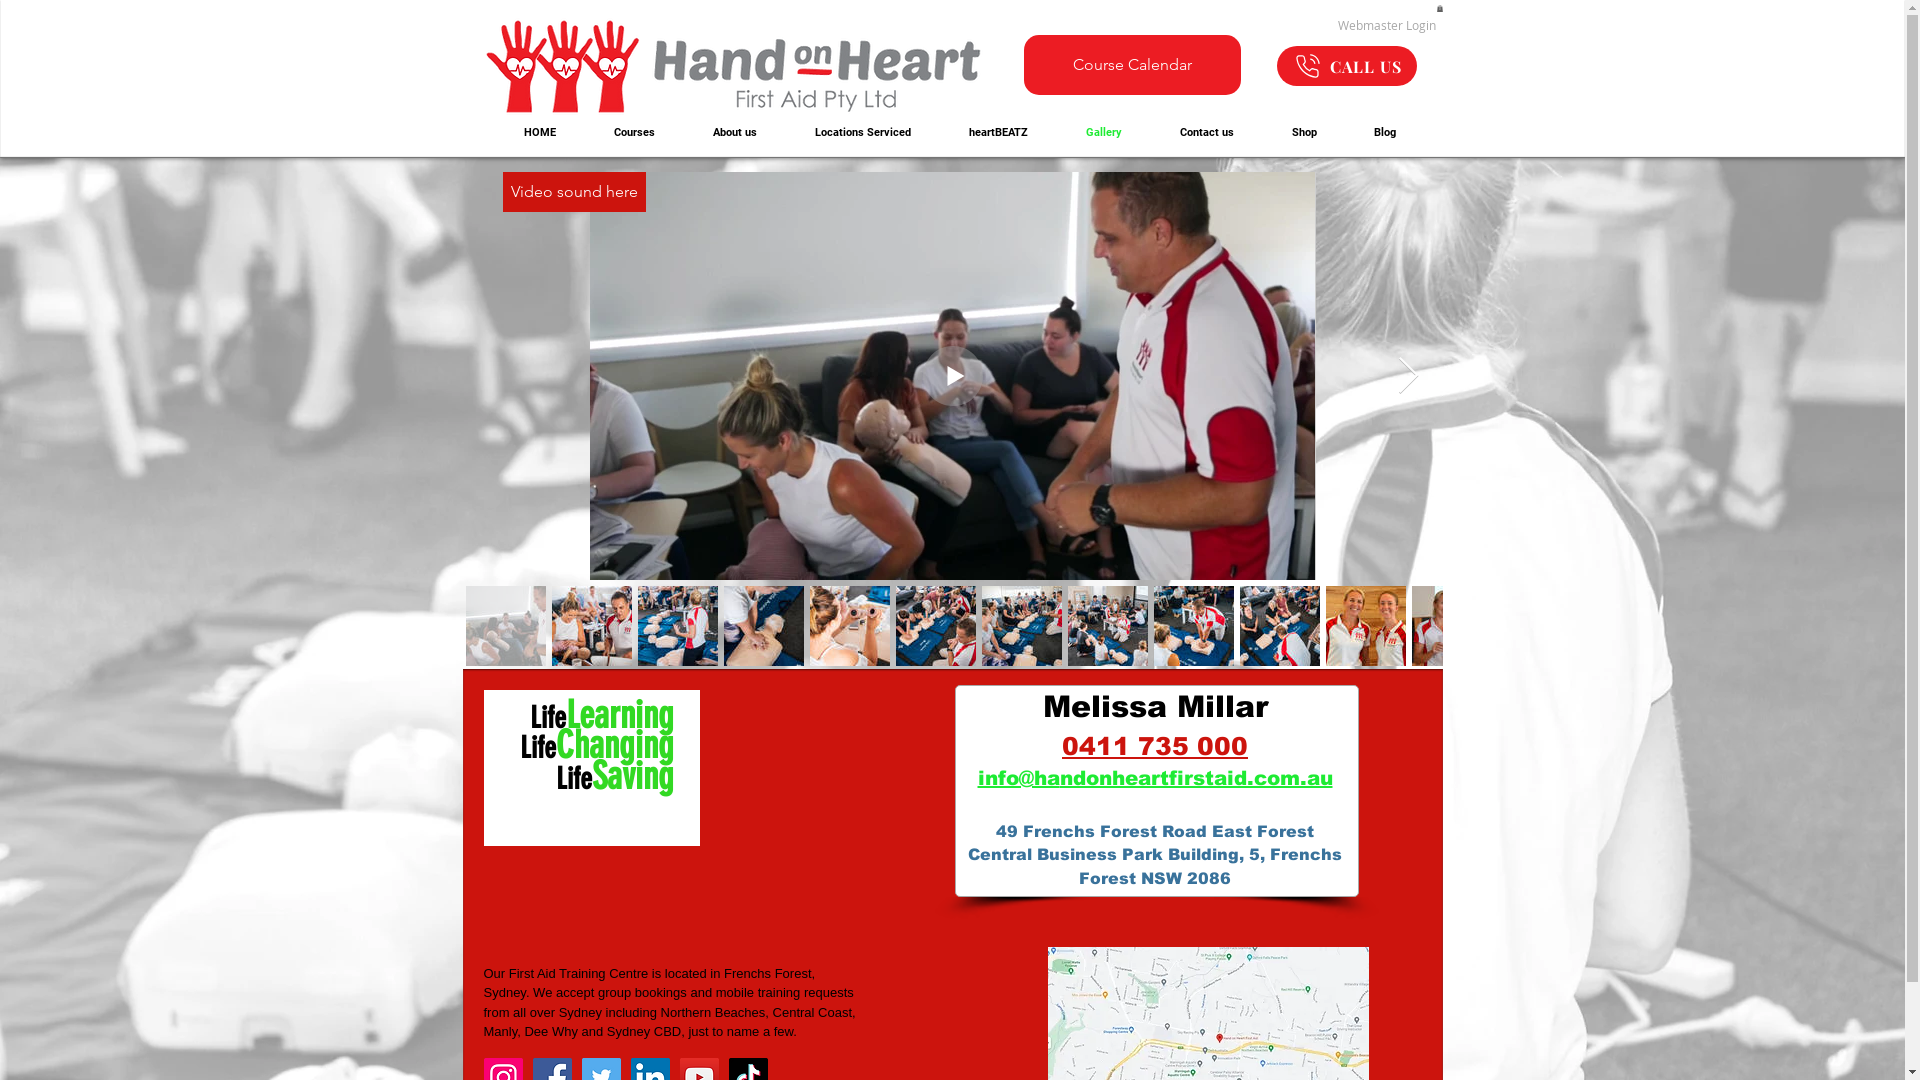 The width and height of the screenshot is (1920, 1080). Describe the element at coordinates (1155, 777) in the screenshot. I see `'info@handonheartfirstaid.com.au'` at that location.